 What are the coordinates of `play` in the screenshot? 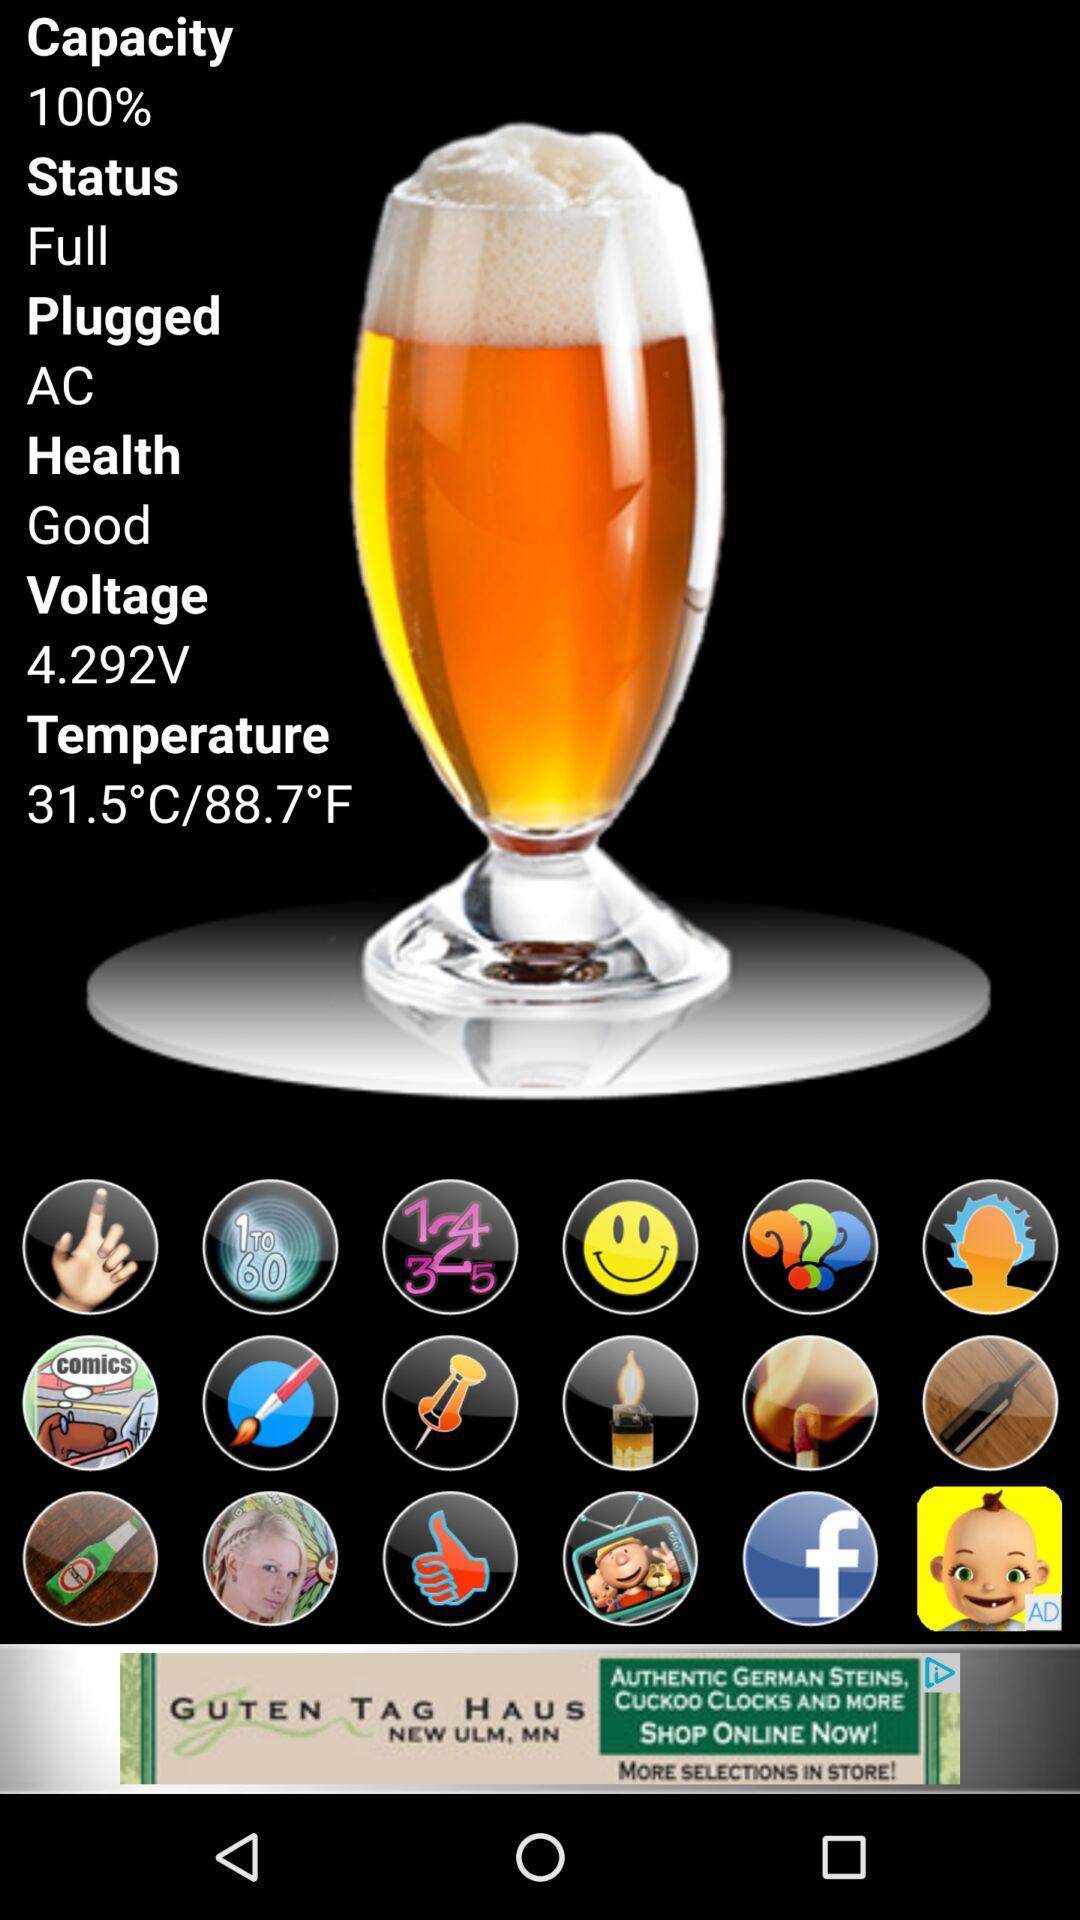 It's located at (270, 1557).